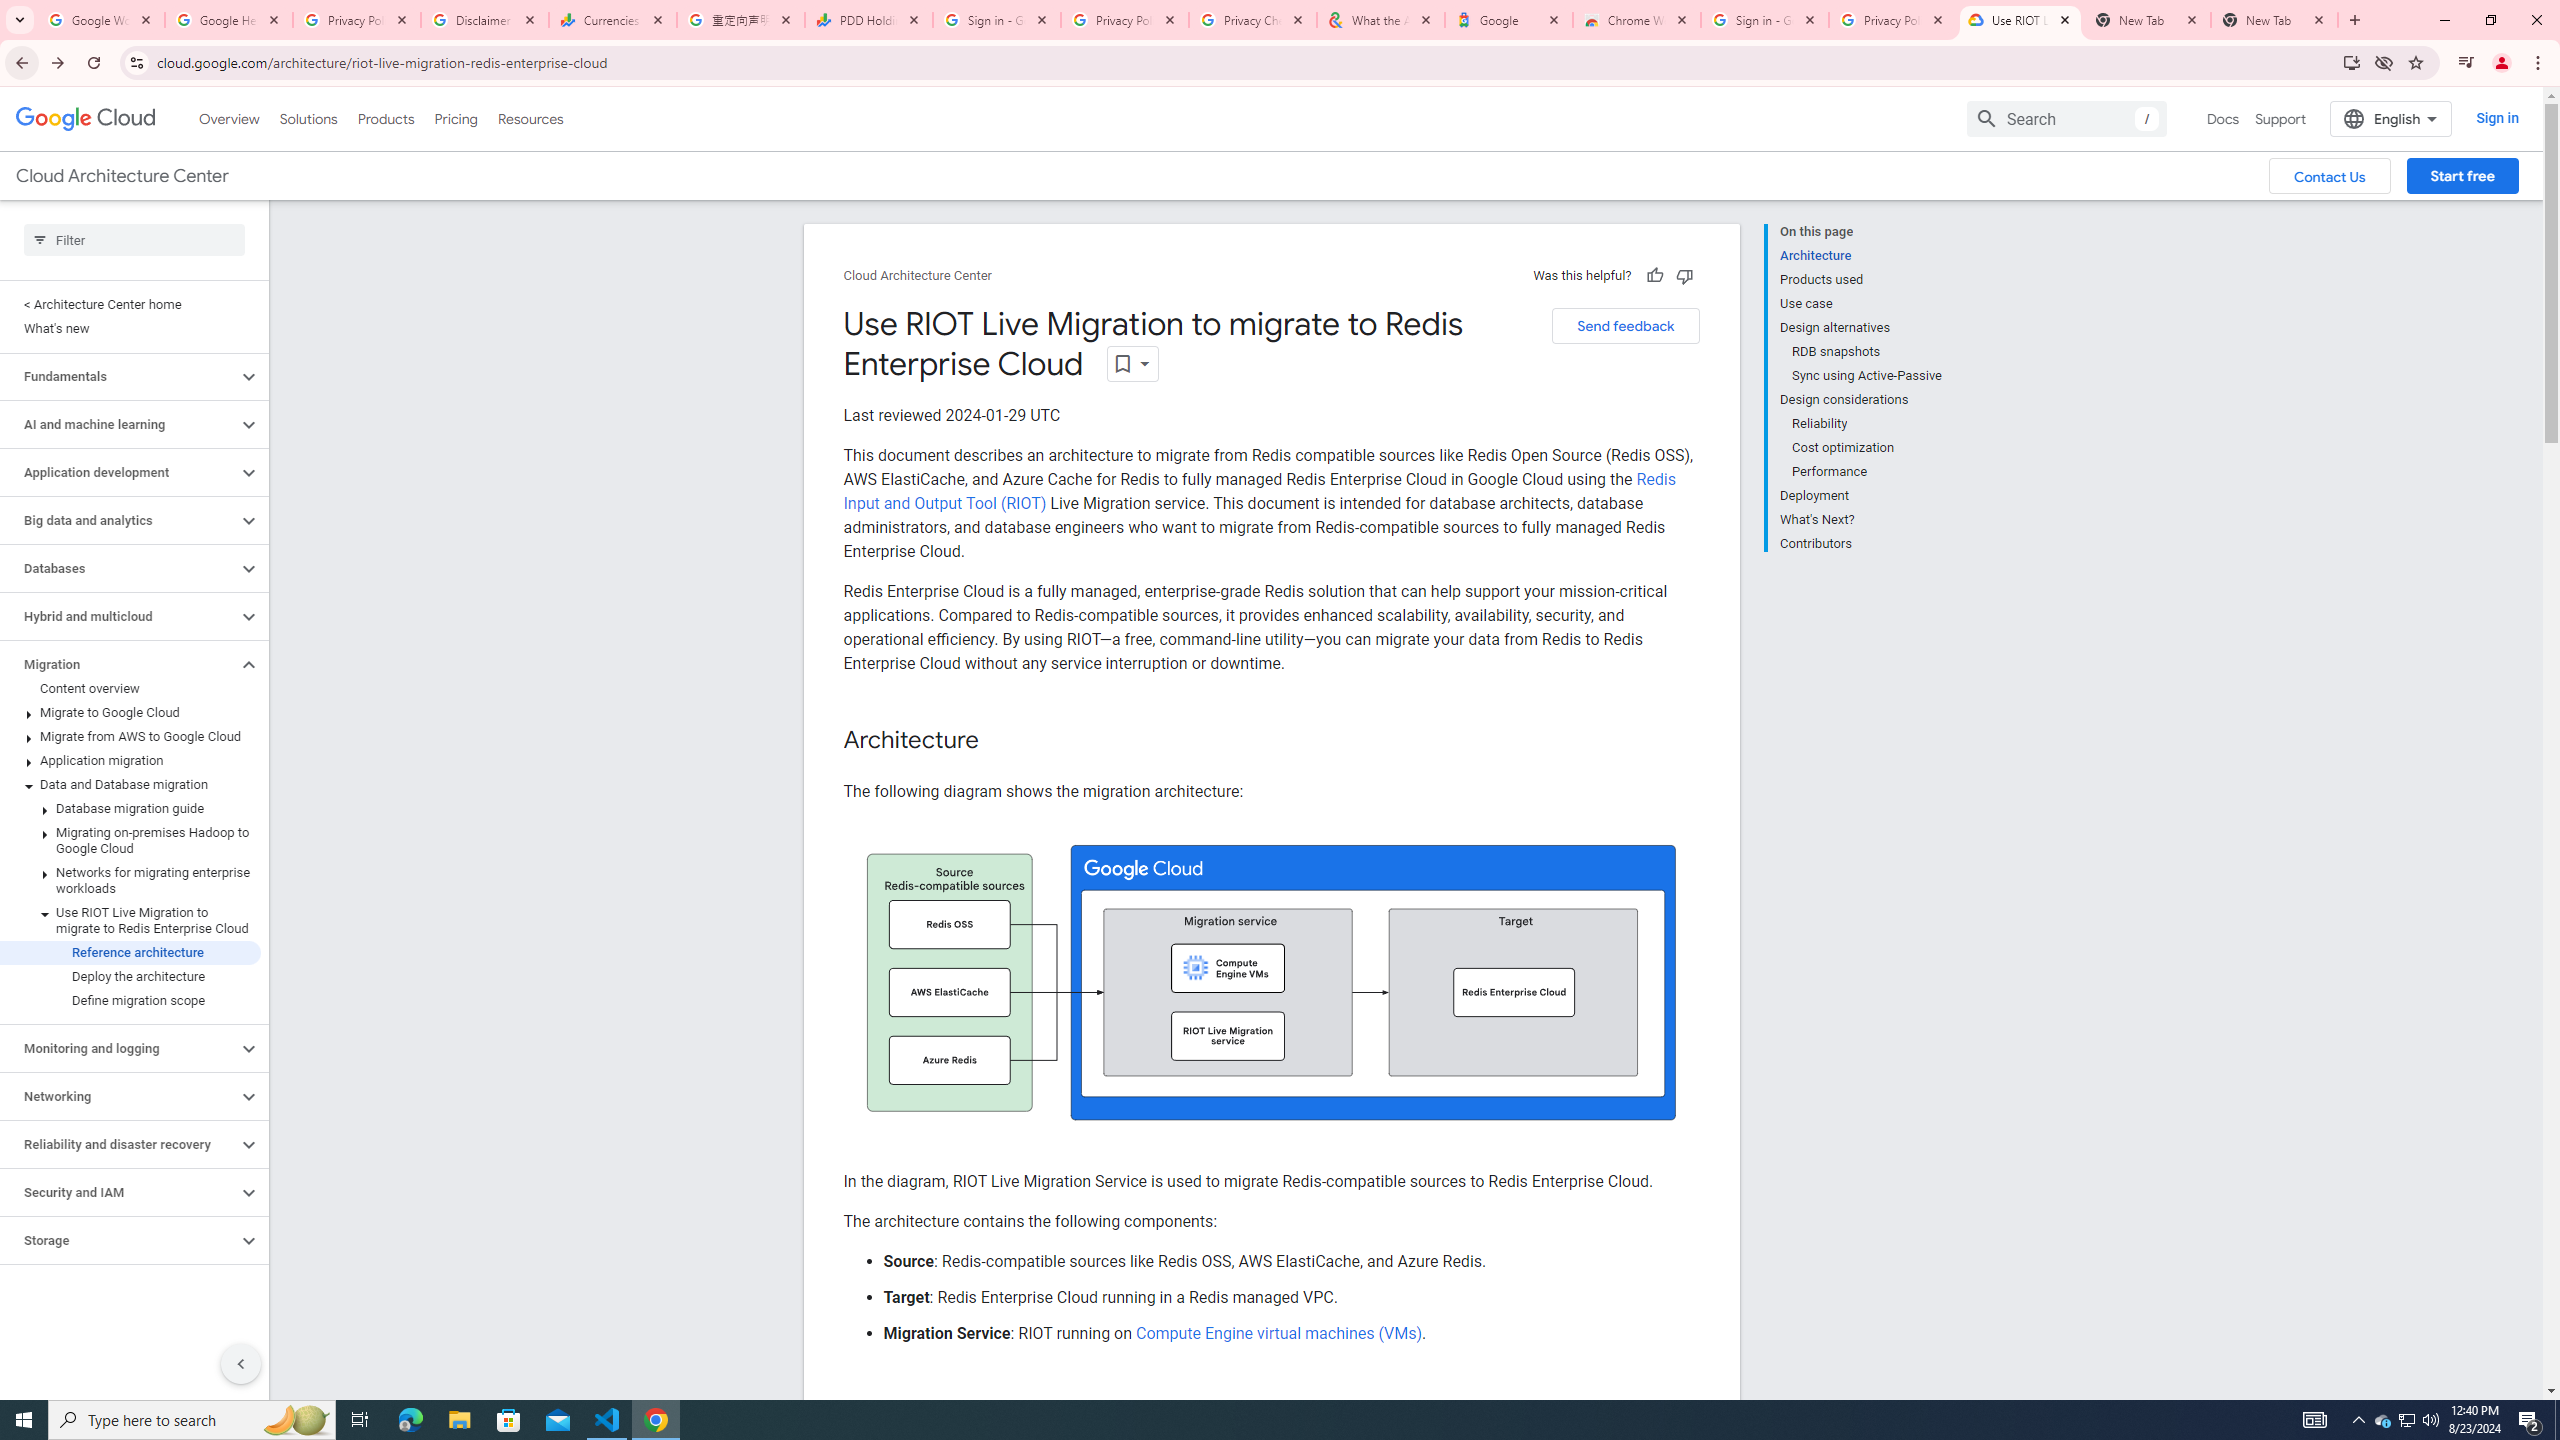 The width and height of the screenshot is (2560, 1440). What do you see at coordinates (130, 761) in the screenshot?
I see `'Application migration'` at bounding box center [130, 761].